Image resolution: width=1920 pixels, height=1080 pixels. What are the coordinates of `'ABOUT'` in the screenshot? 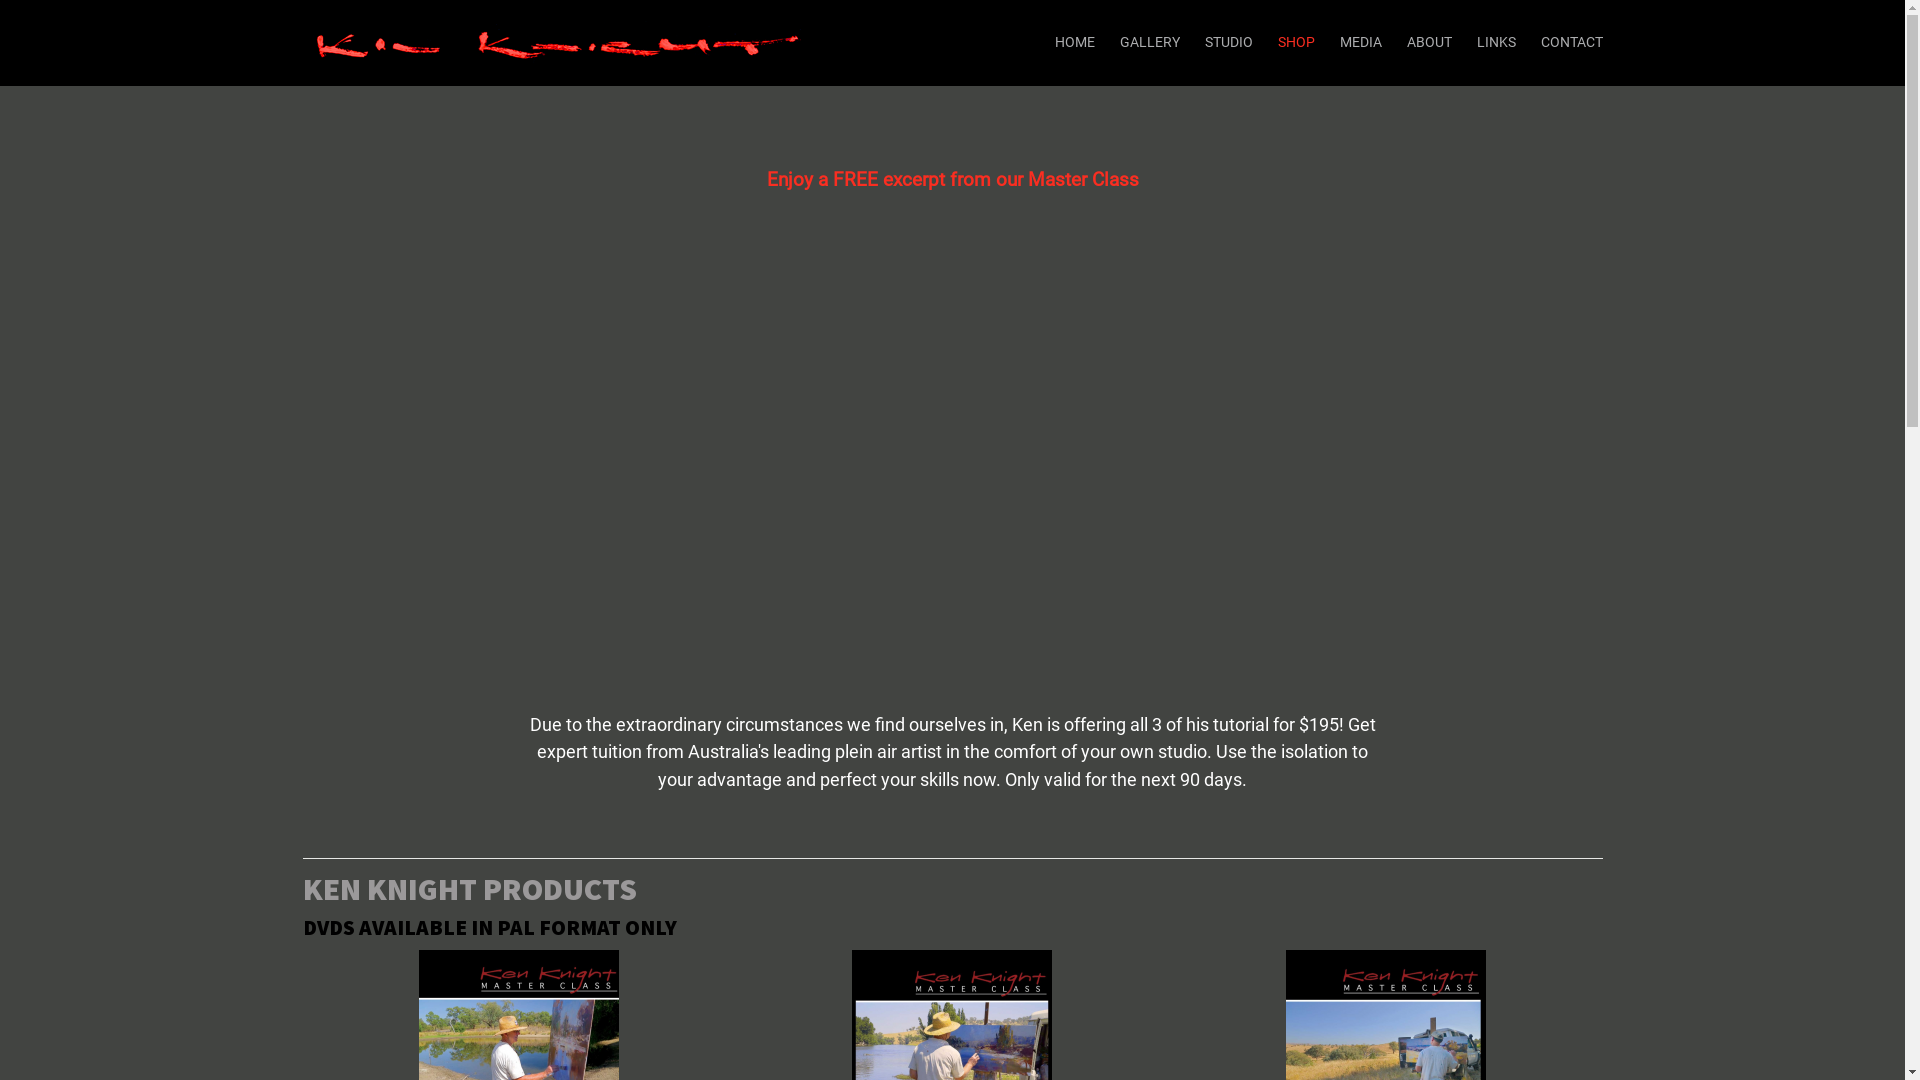 It's located at (1427, 42).